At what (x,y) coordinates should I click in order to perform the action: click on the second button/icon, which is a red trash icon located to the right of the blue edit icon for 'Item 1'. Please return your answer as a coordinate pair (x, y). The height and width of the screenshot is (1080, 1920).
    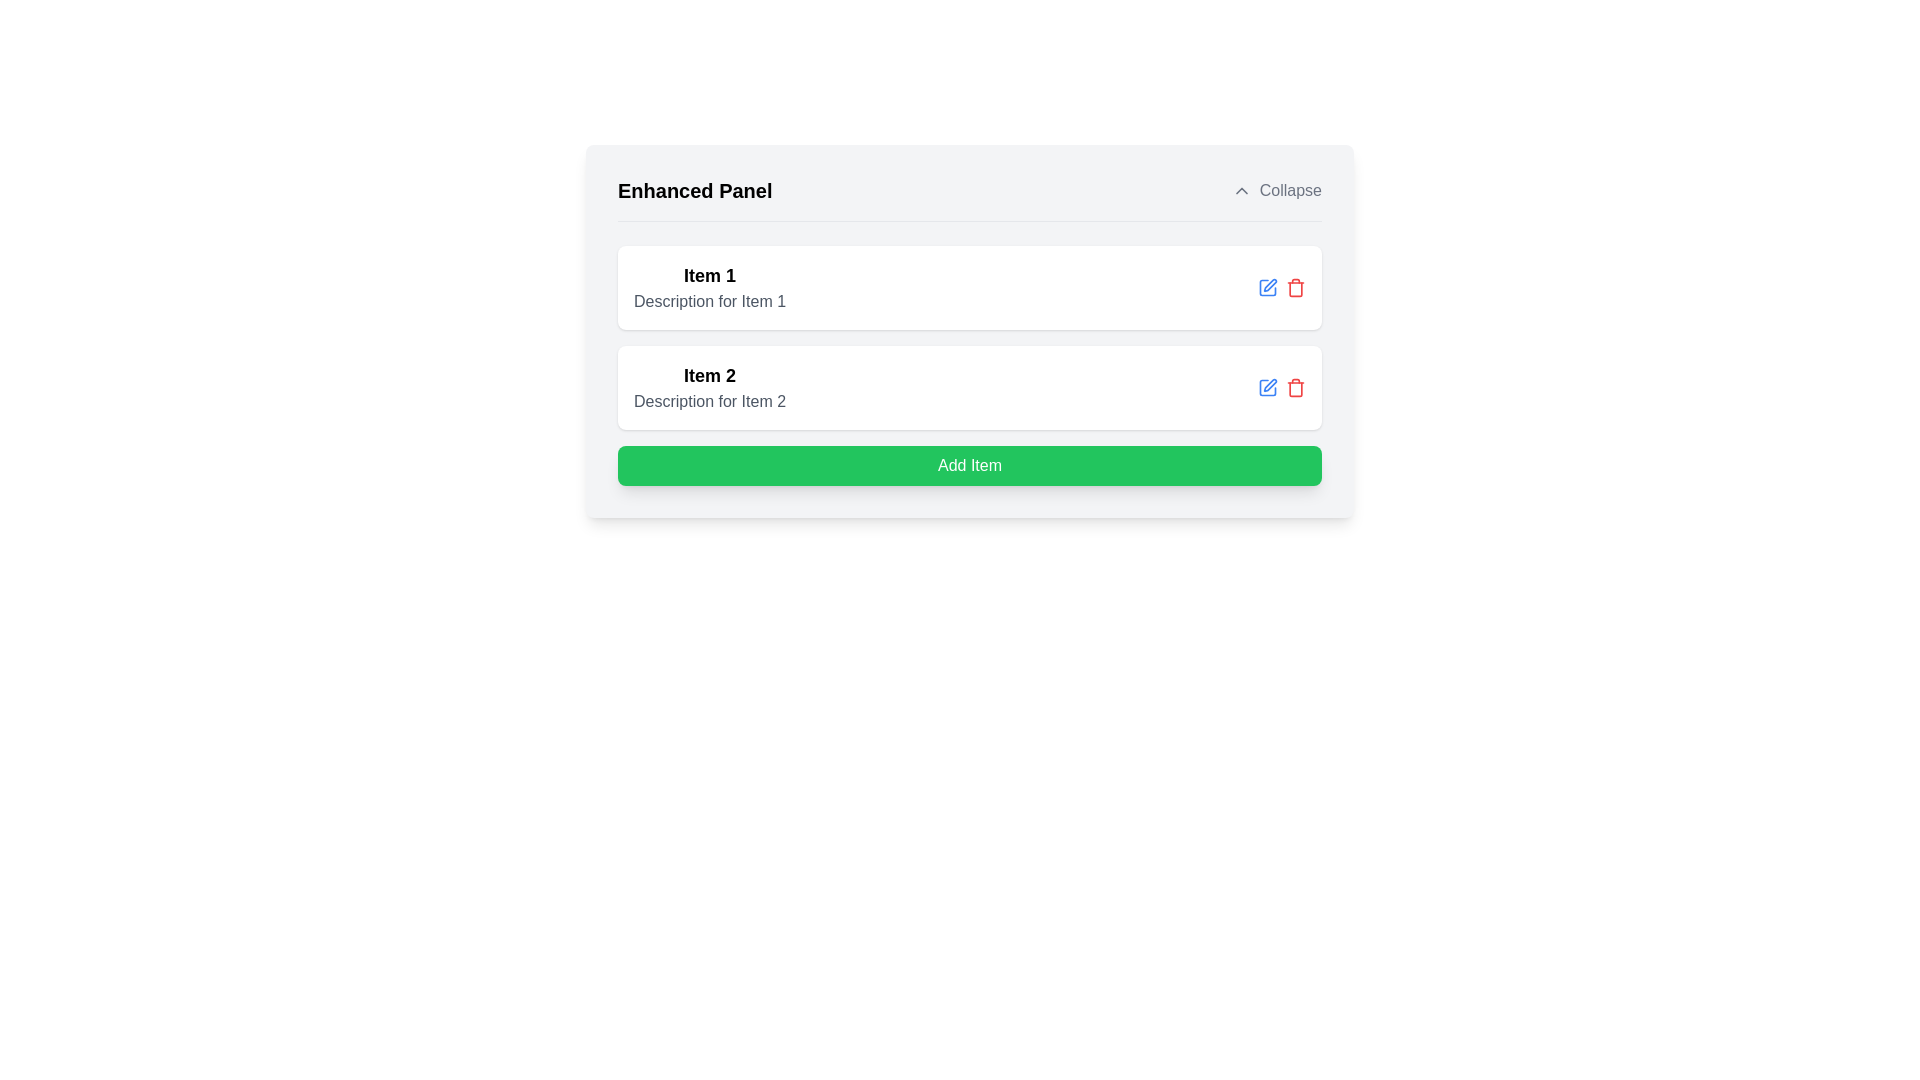
    Looking at the image, I should click on (1296, 288).